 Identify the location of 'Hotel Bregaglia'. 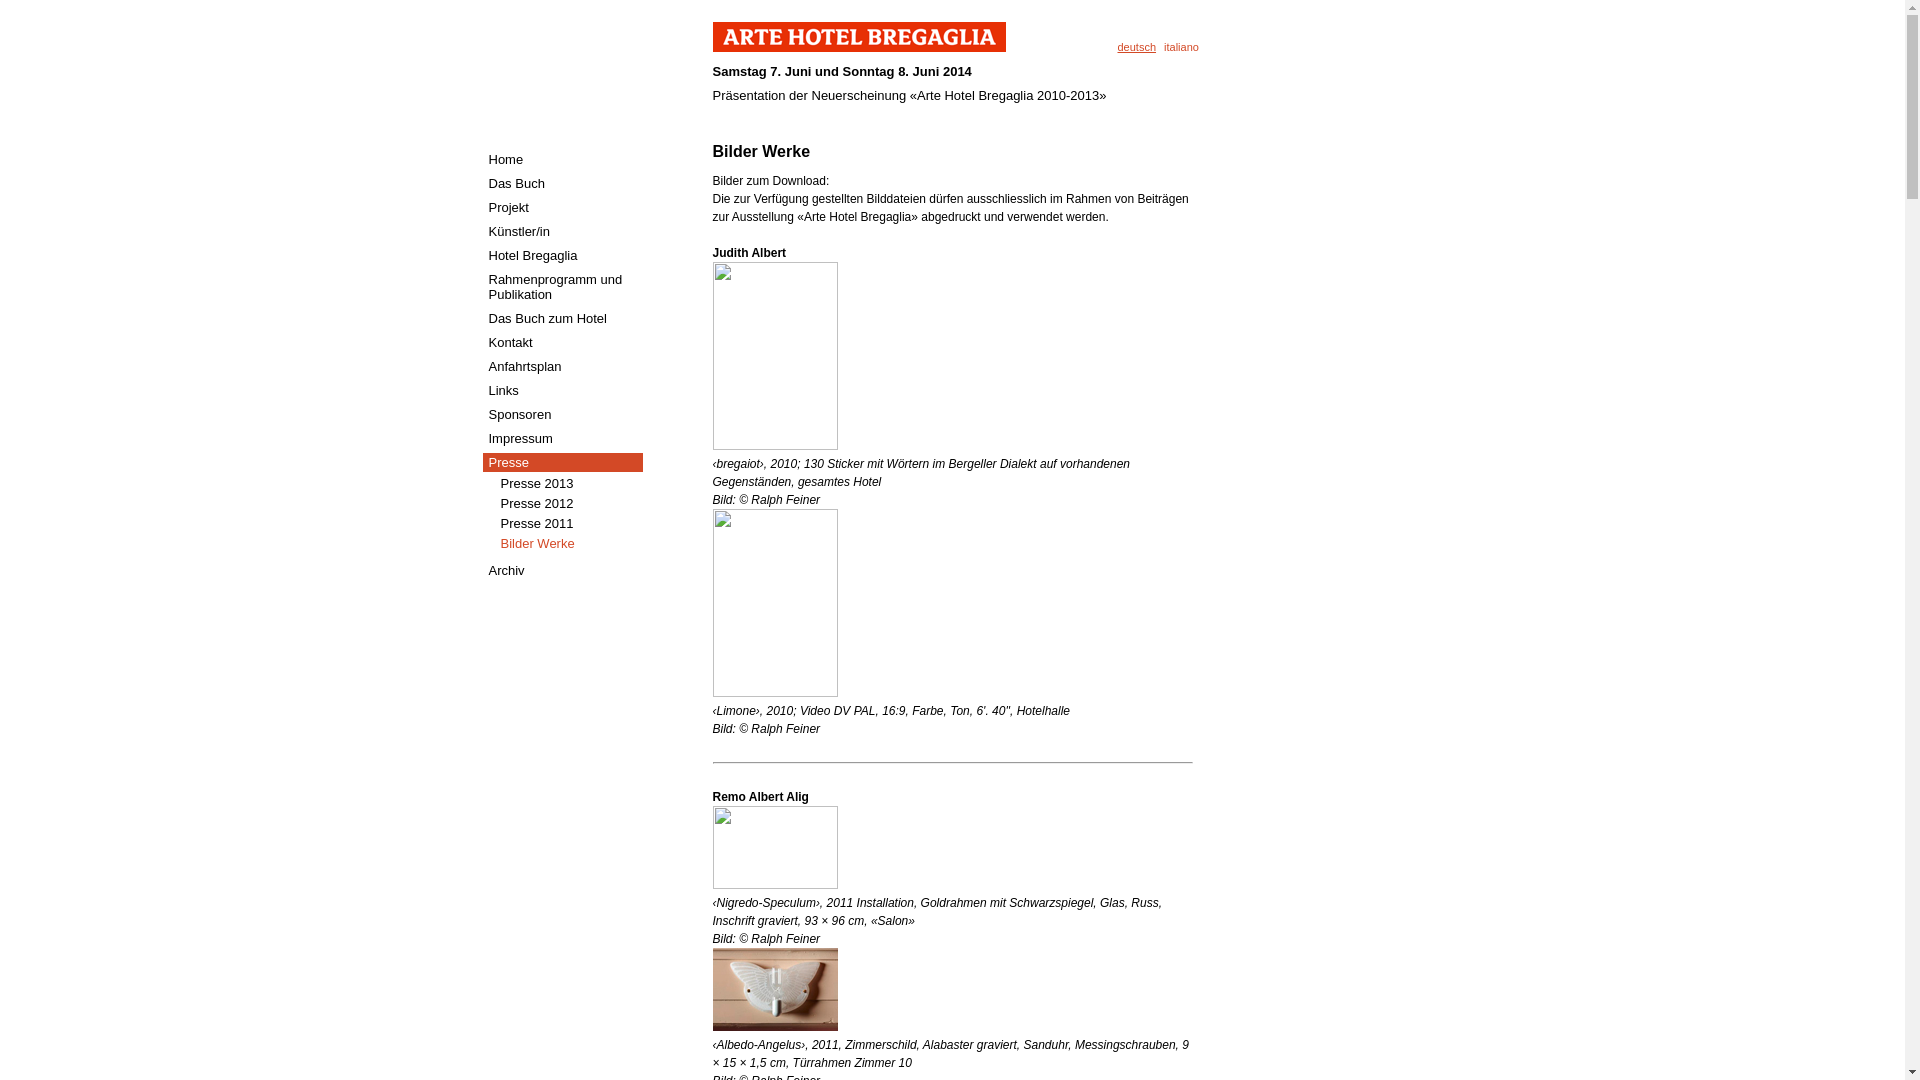
(560, 254).